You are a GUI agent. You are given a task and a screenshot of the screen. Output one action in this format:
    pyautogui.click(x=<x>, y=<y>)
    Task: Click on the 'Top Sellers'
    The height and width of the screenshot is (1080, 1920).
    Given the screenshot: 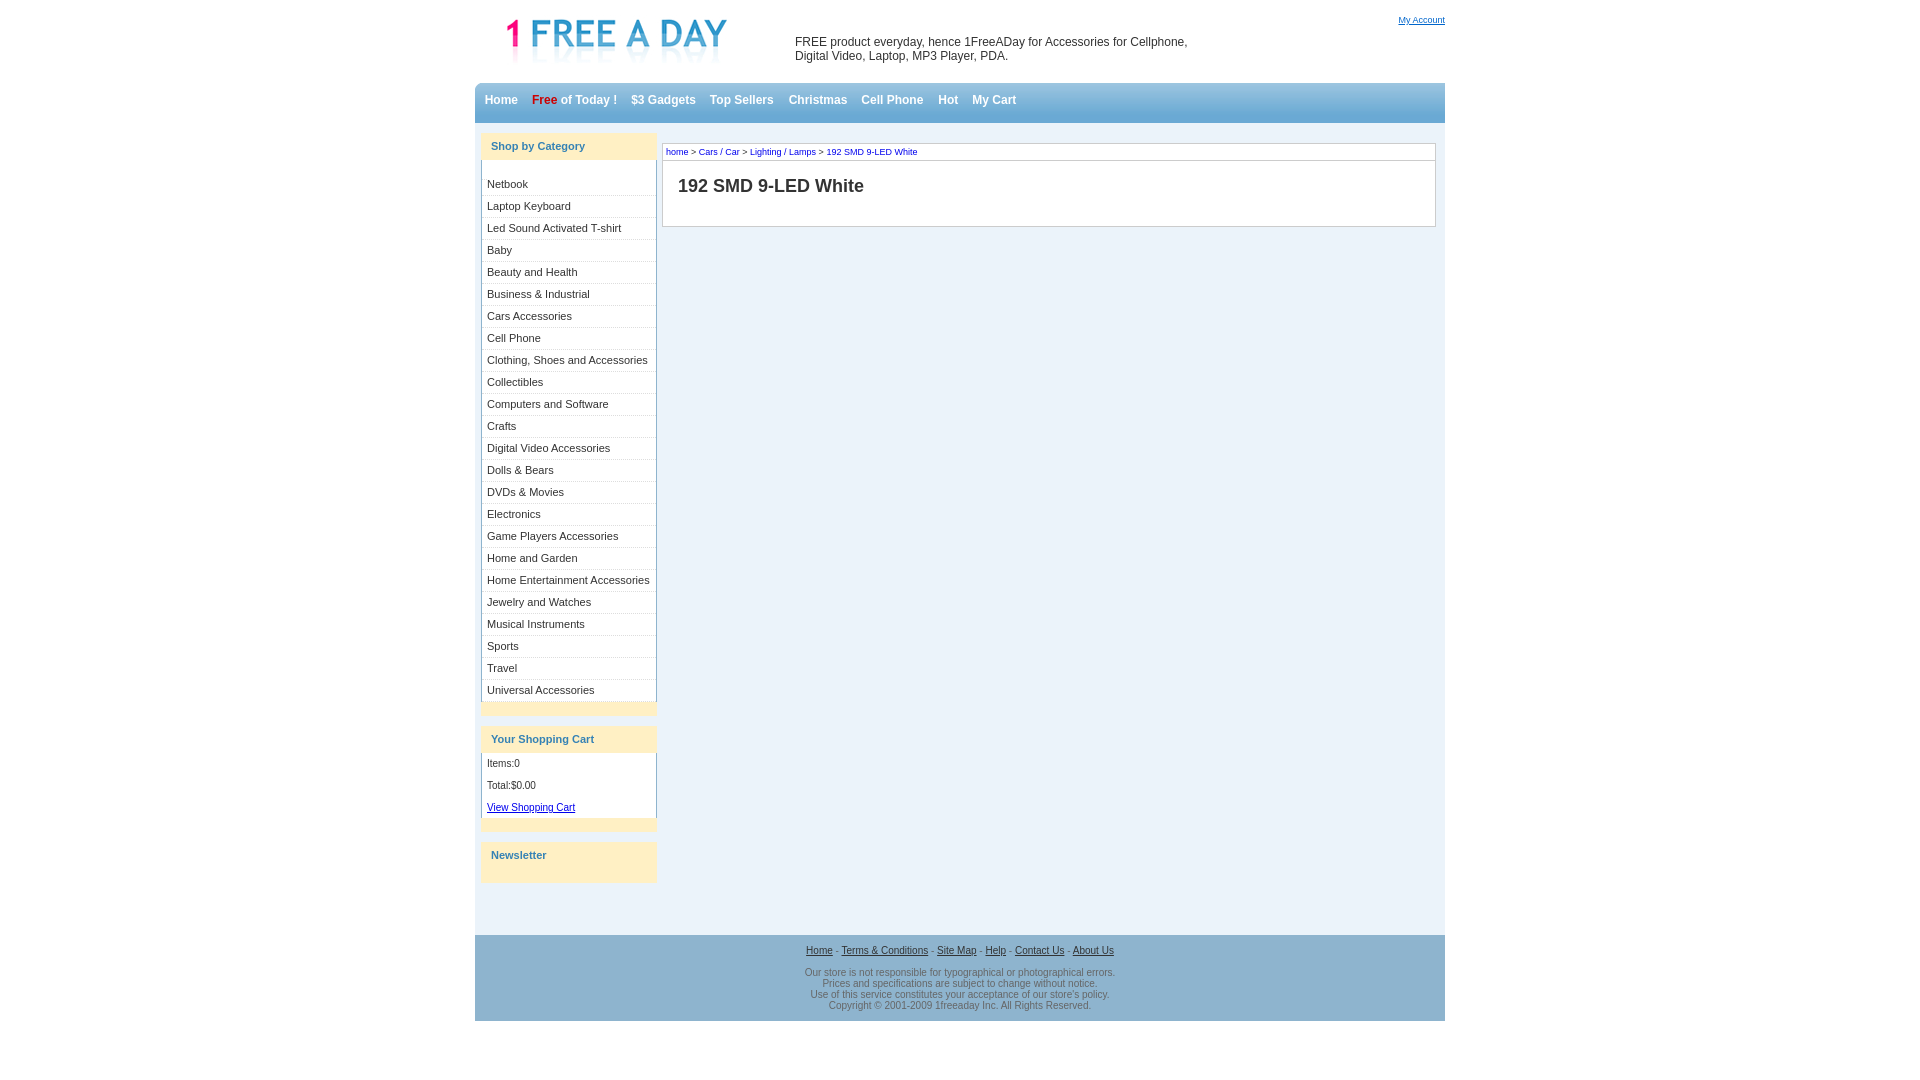 What is the action you would take?
    pyautogui.click(x=741, y=100)
    